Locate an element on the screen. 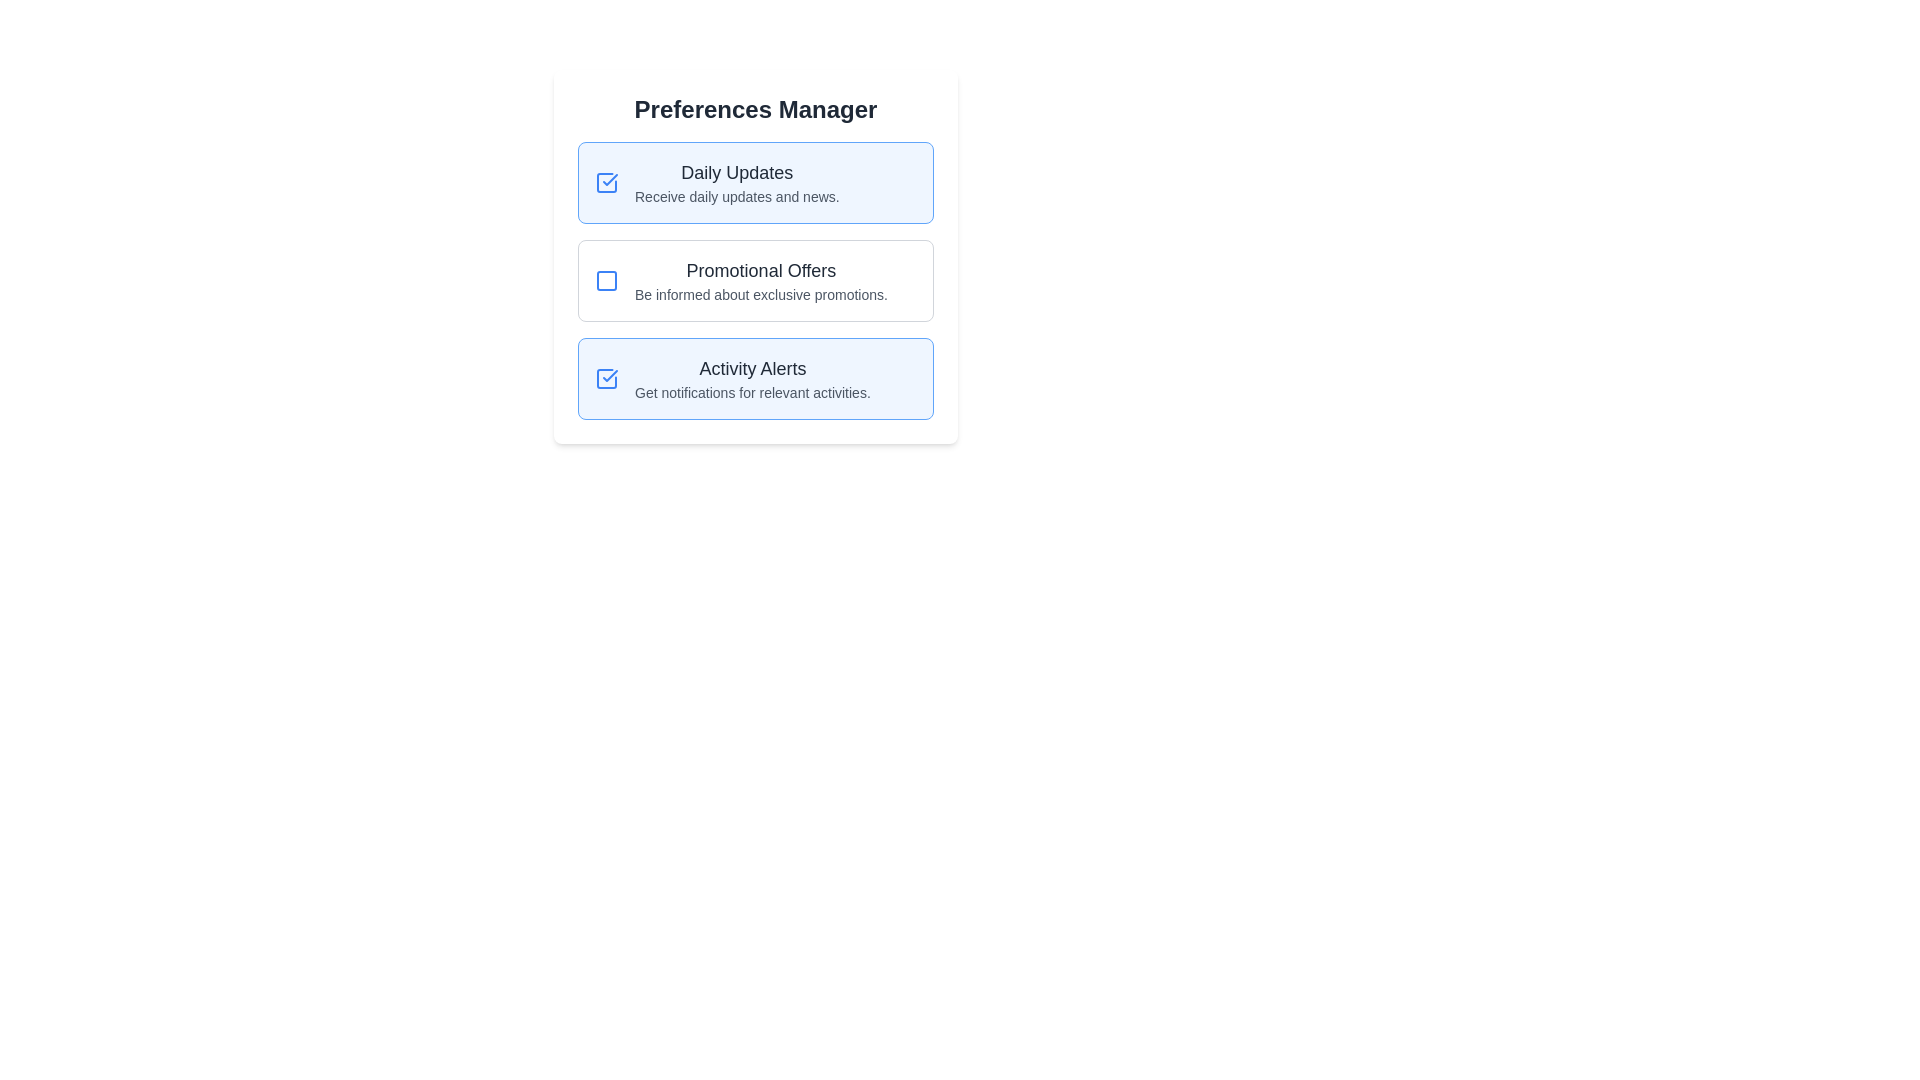 This screenshot has height=1080, width=1920. text from the Text Label located directly below the 'Promotional Offers' heading in the 'Preferences Manager' interface is located at coordinates (760, 294).